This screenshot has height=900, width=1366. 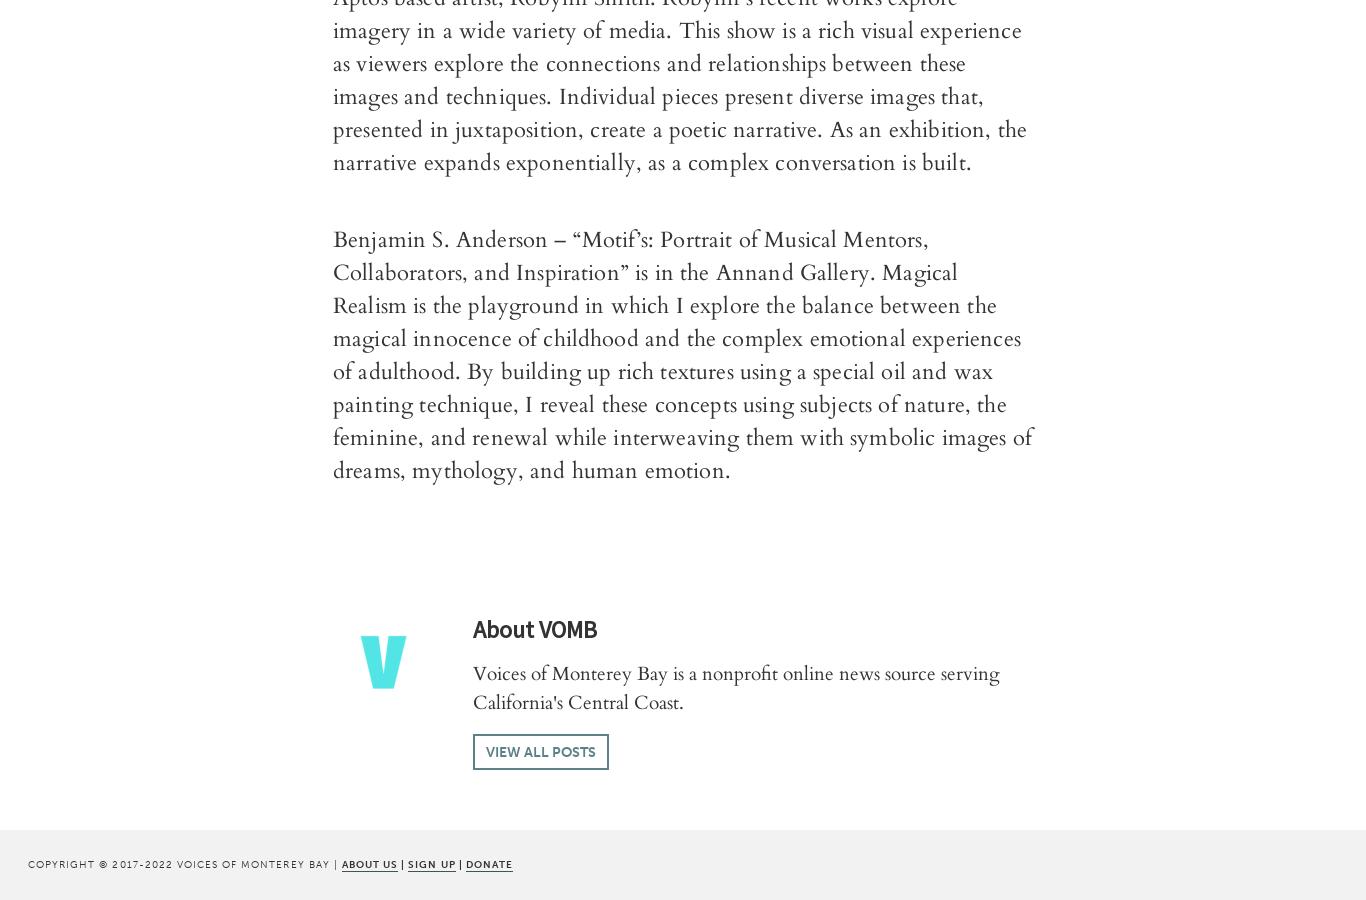 What do you see at coordinates (503, 629) in the screenshot?
I see `'About'` at bounding box center [503, 629].